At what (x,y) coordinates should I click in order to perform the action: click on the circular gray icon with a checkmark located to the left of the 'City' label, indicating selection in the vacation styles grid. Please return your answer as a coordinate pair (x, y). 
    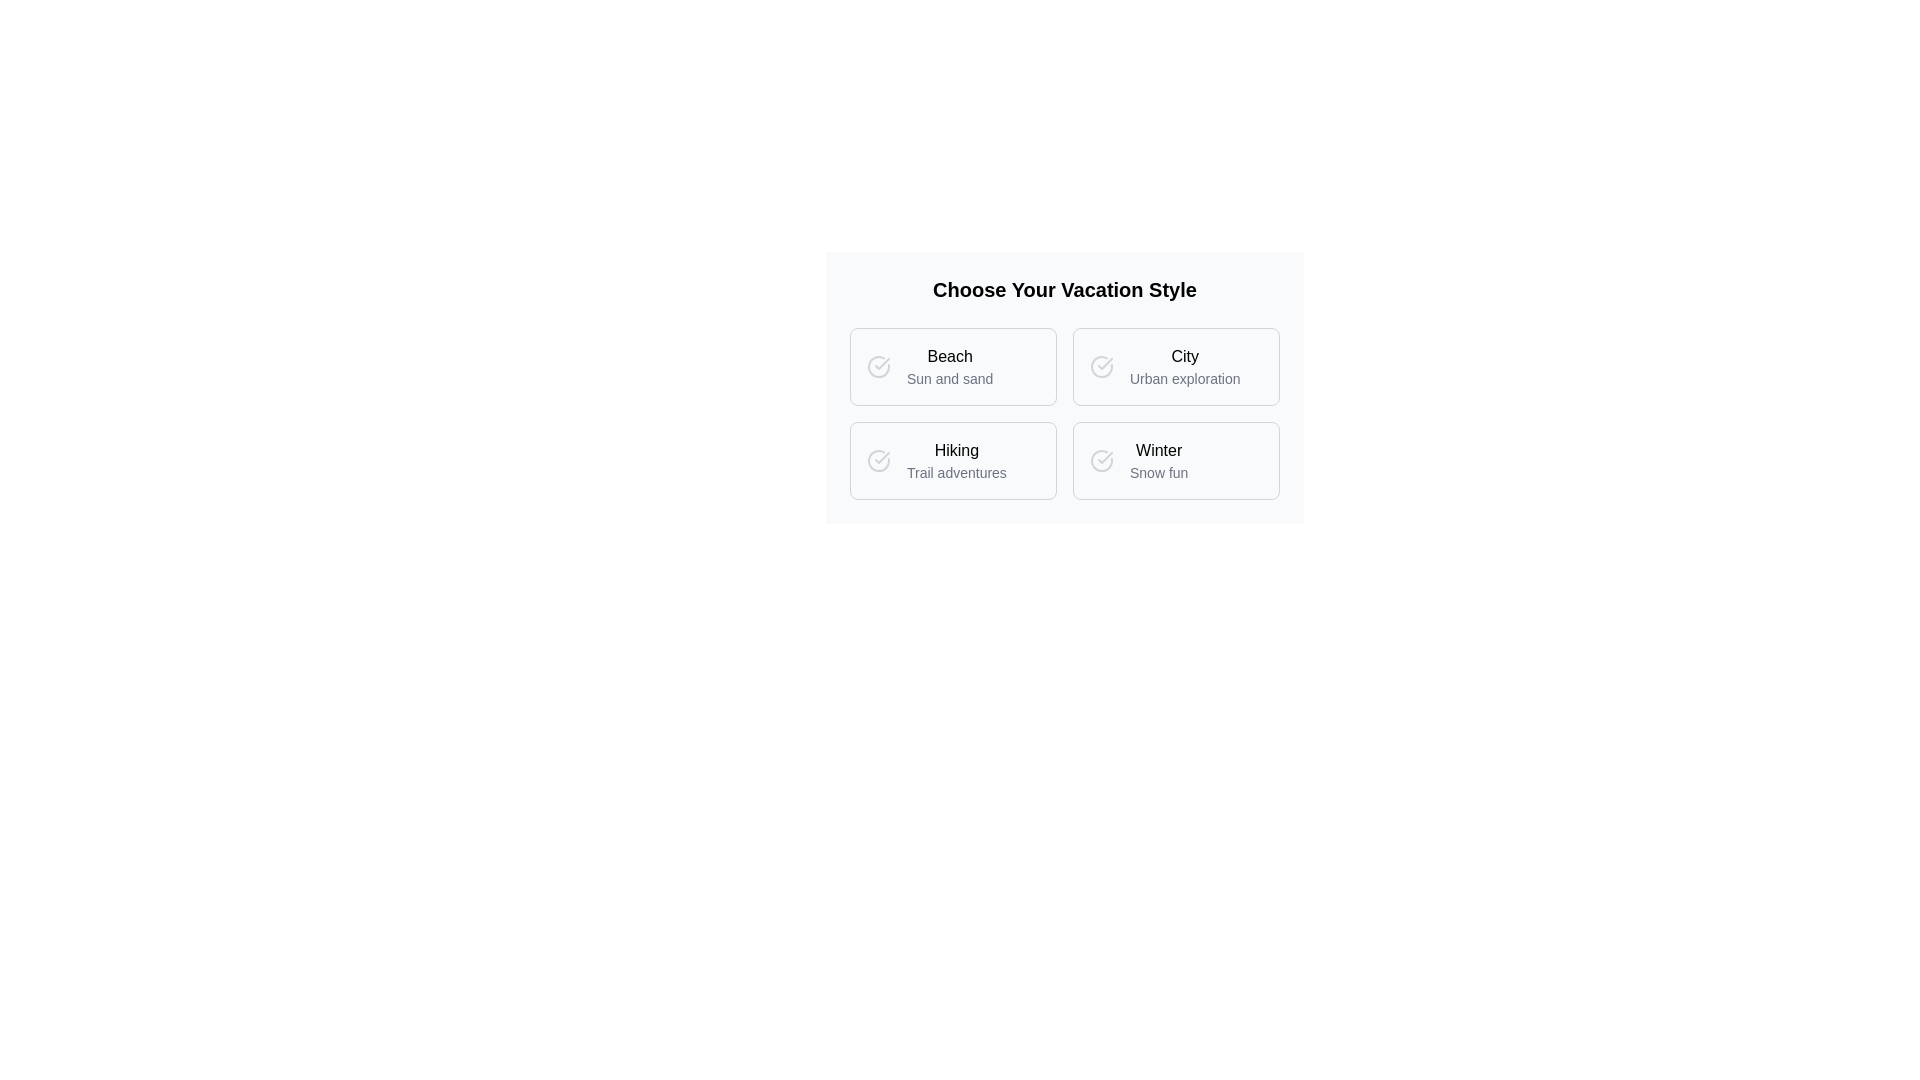
    Looking at the image, I should click on (1101, 366).